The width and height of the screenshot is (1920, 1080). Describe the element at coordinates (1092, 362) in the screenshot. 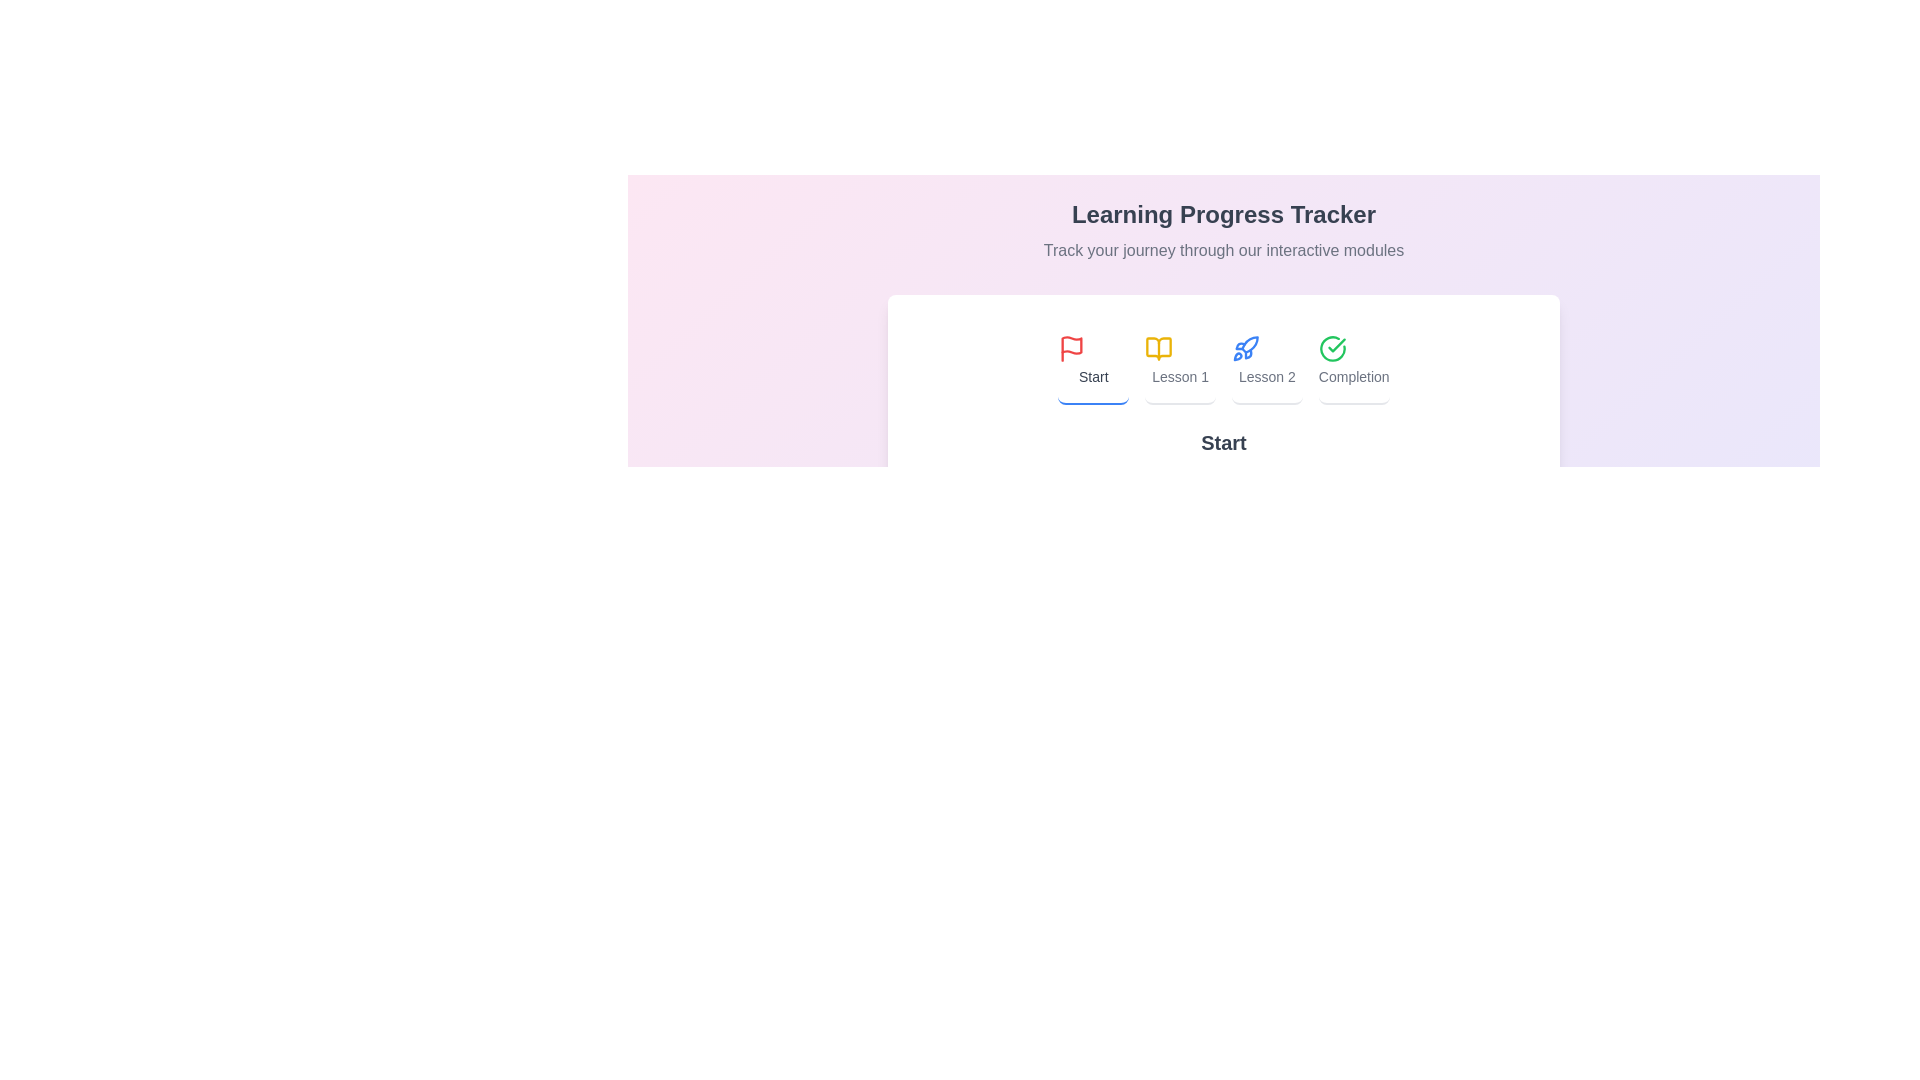

I see `the tab labeled Start by clicking on its button` at that location.